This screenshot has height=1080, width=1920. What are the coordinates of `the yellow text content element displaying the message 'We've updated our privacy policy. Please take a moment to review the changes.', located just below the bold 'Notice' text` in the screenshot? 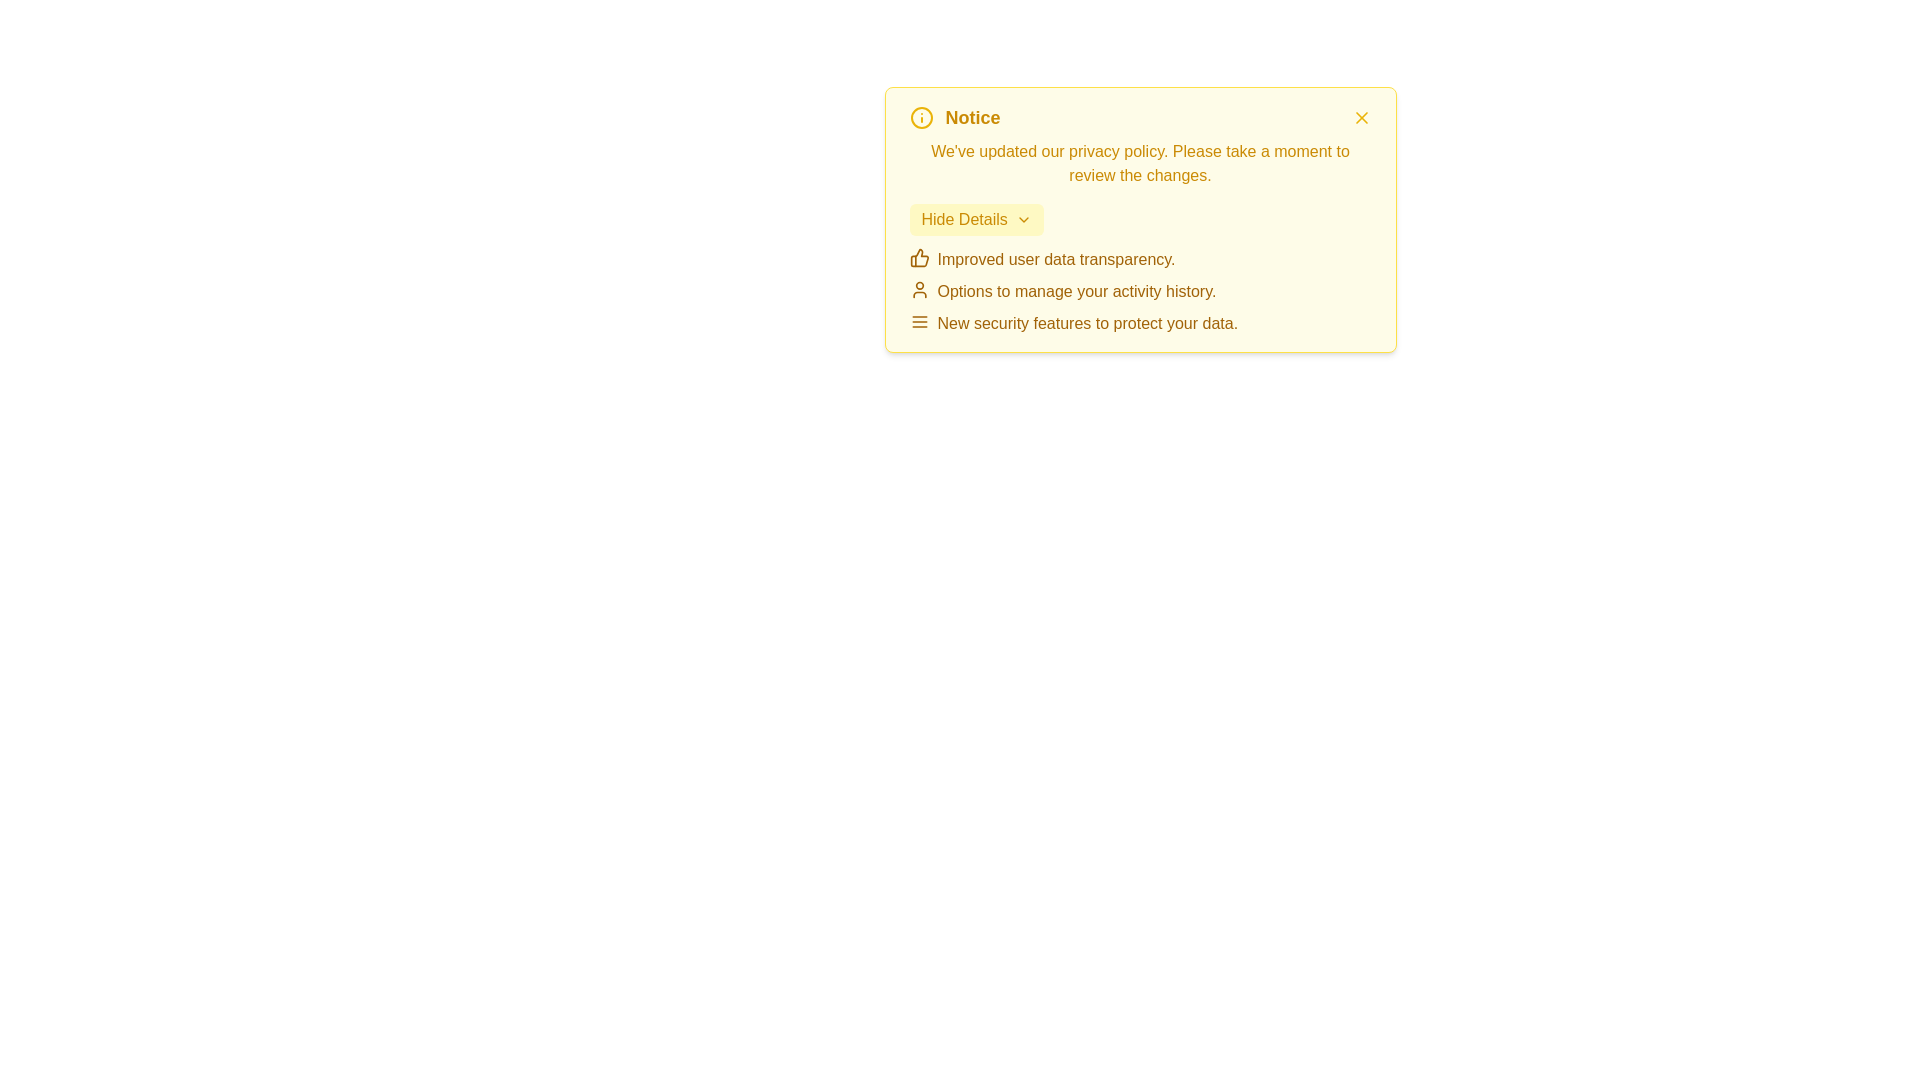 It's located at (1140, 163).